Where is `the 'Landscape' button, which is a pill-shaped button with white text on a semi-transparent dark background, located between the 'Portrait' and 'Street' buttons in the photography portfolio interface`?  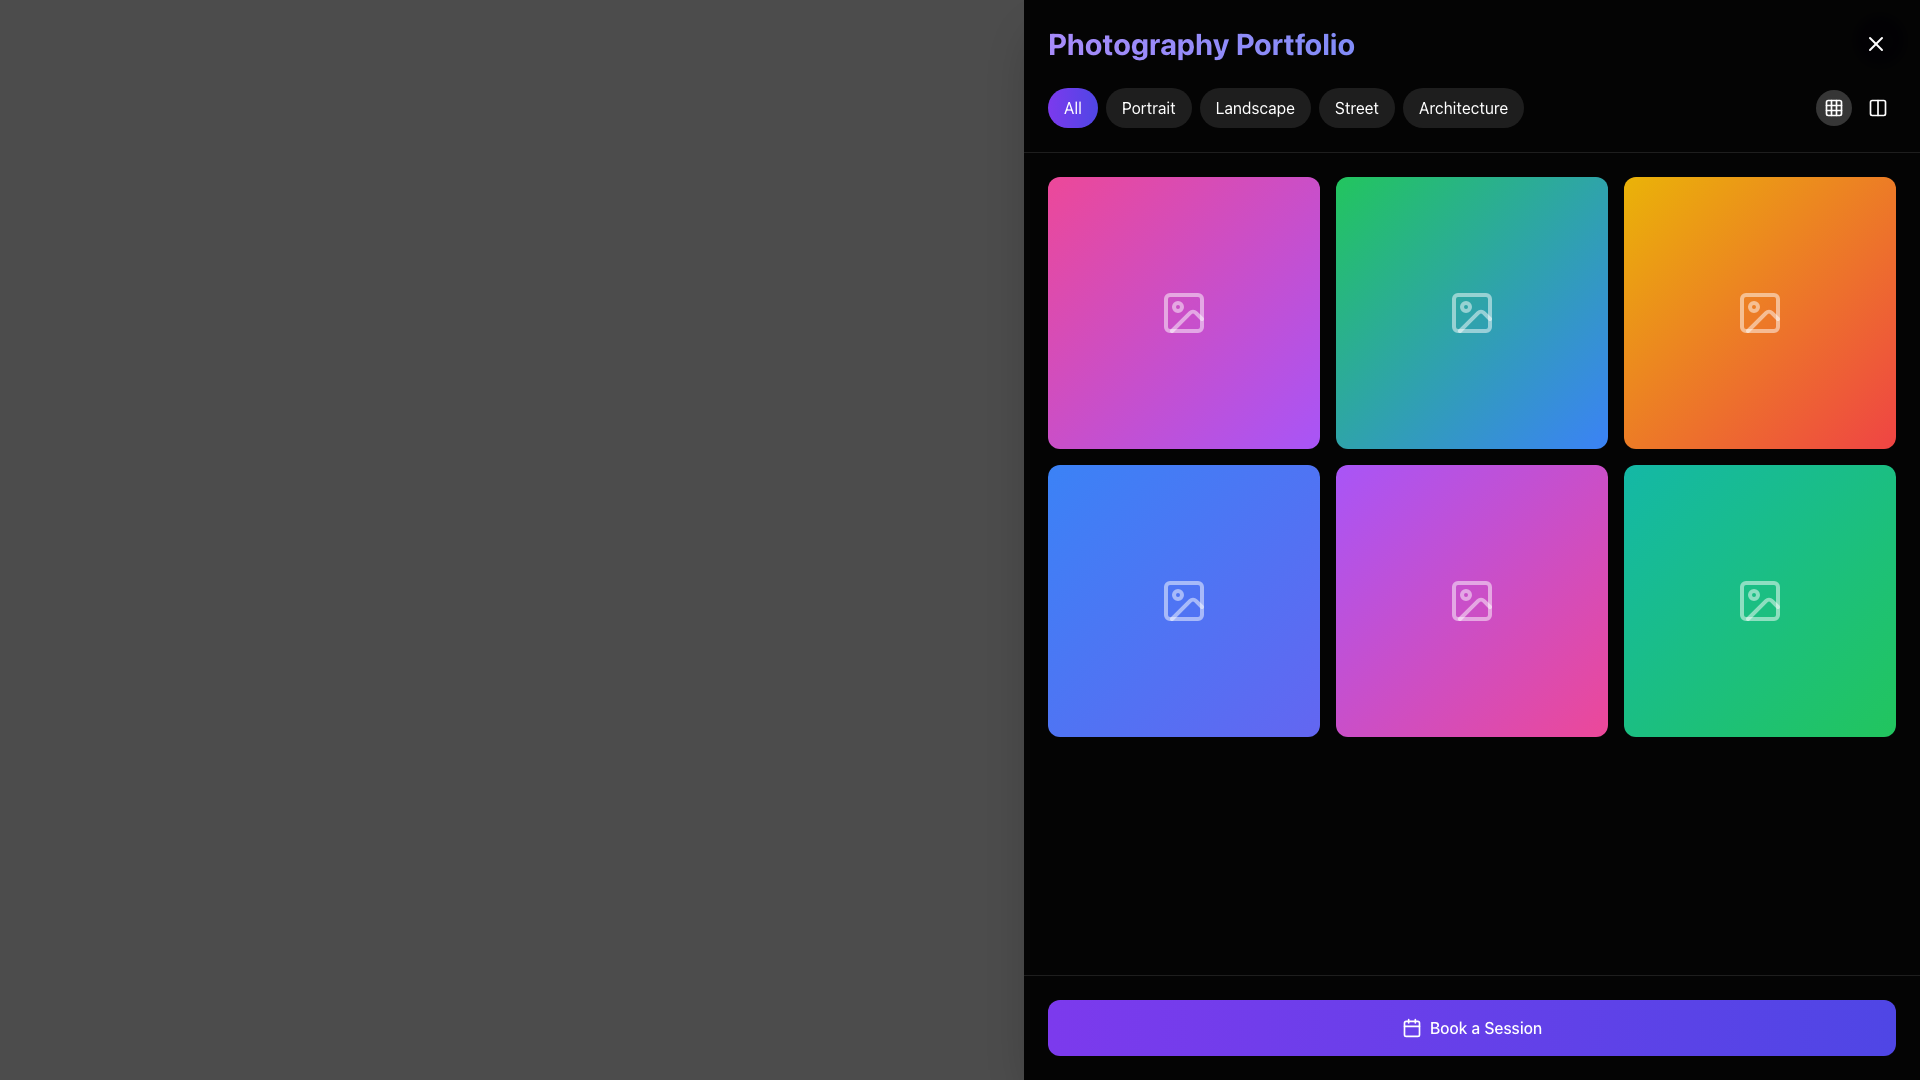 the 'Landscape' button, which is a pill-shaped button with white text on a semi-transparent dark background, located between the 'Portrait' and 'Street' buttons in the photography portfolio interface is located at coordinates (1254, 108).